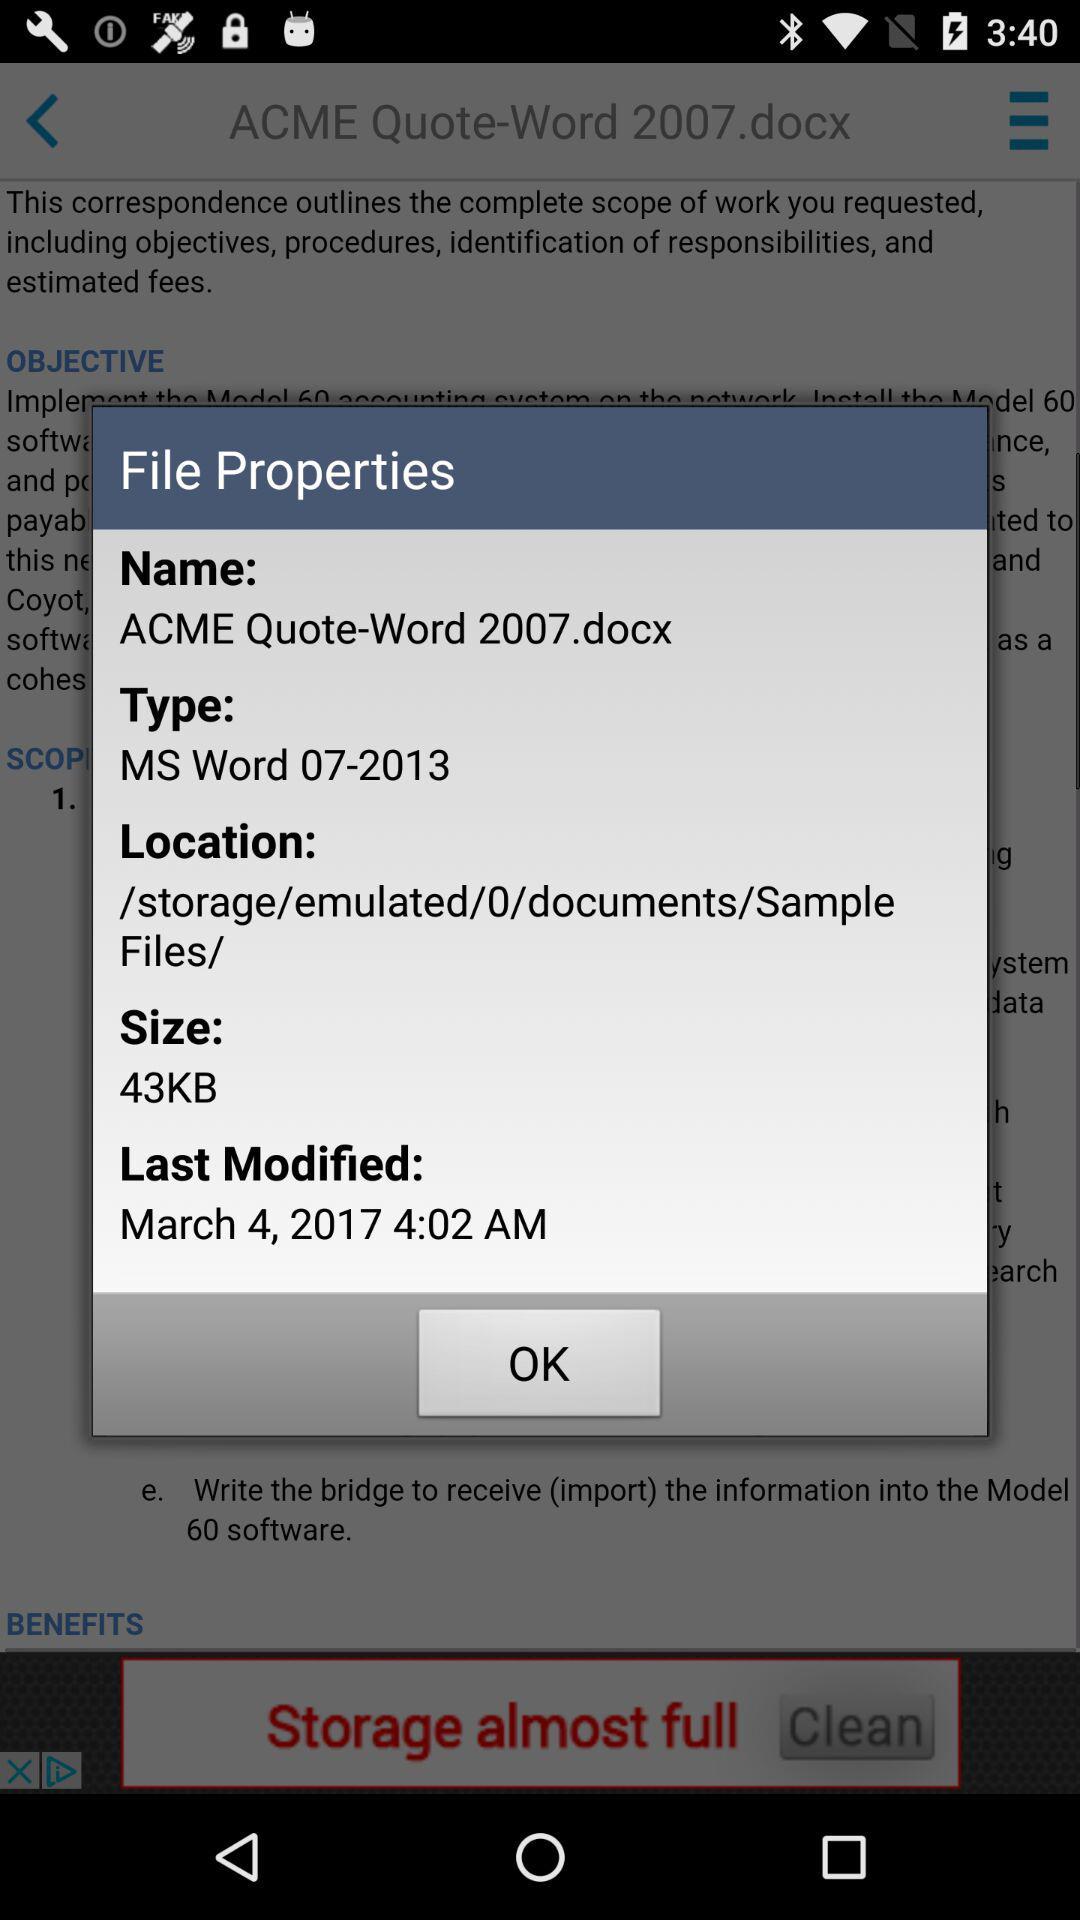 The image size is (1080, 1920). Describe the element at coordinates (540, 1367) in the screenshot. I see `the ok` at that location.